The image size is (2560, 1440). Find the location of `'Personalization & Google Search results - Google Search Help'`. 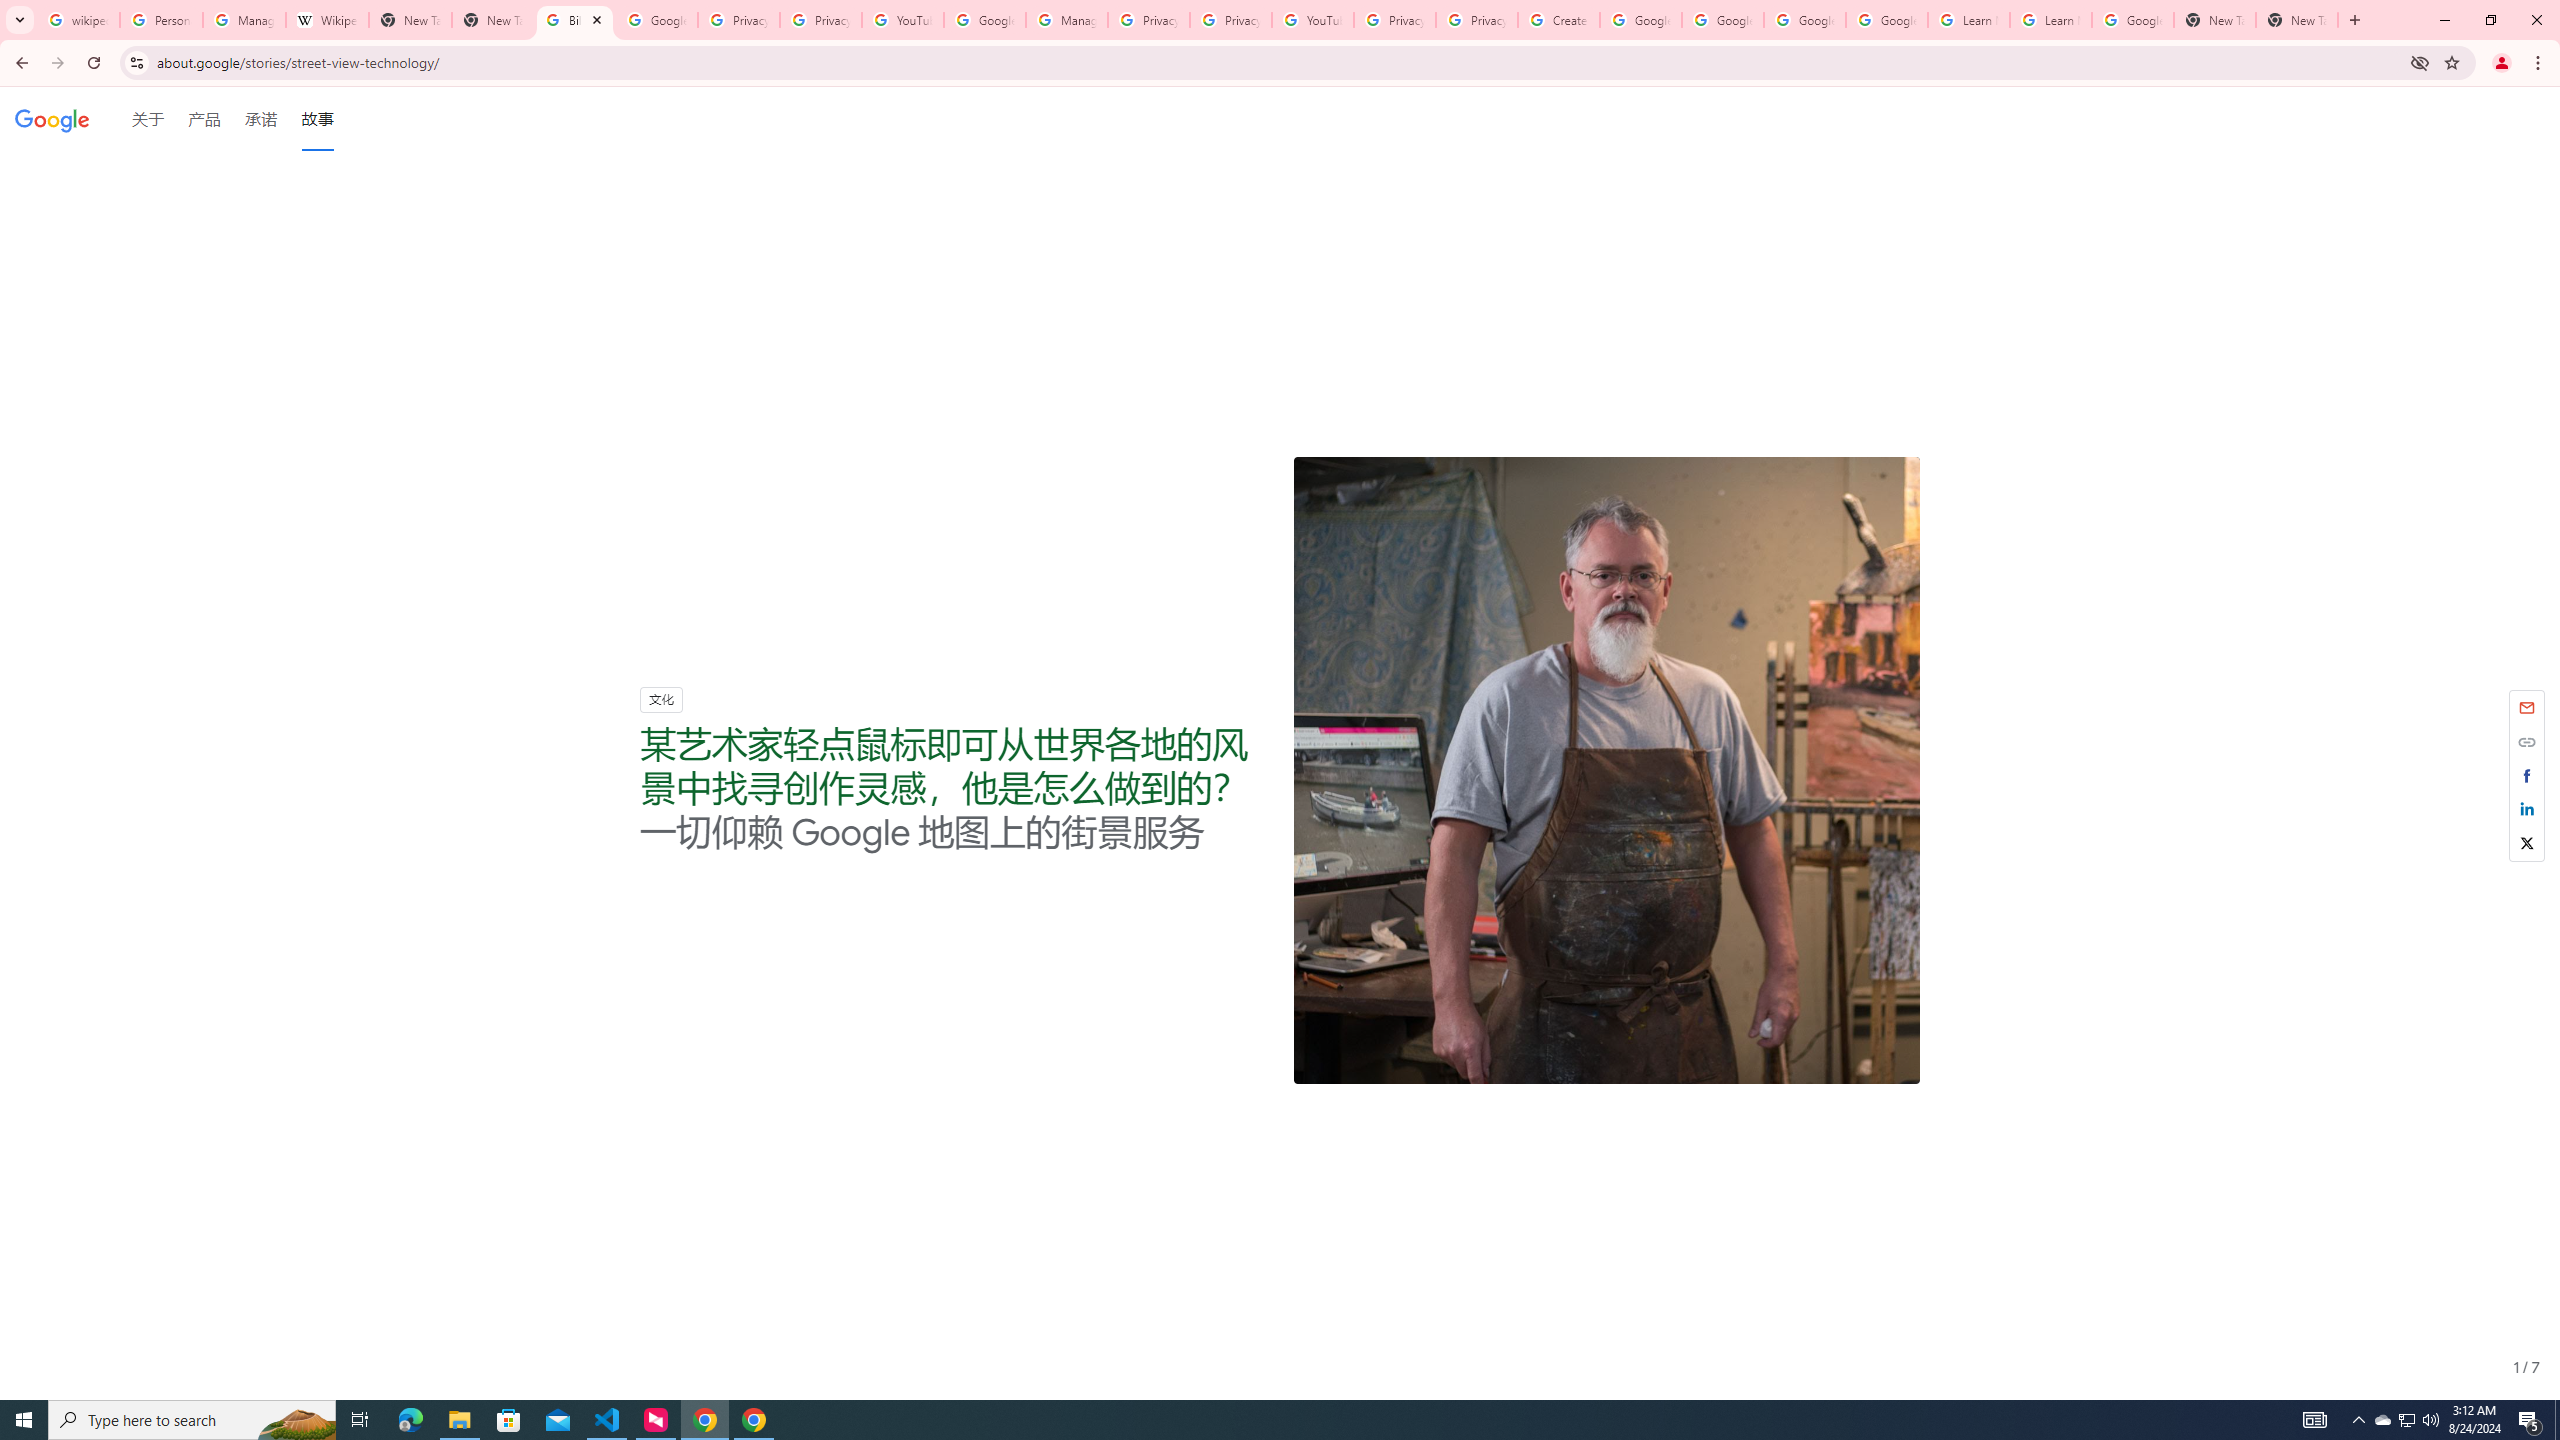

'Personalization & Google Search results - Google Search Help' is located at coordinates (160, 19).